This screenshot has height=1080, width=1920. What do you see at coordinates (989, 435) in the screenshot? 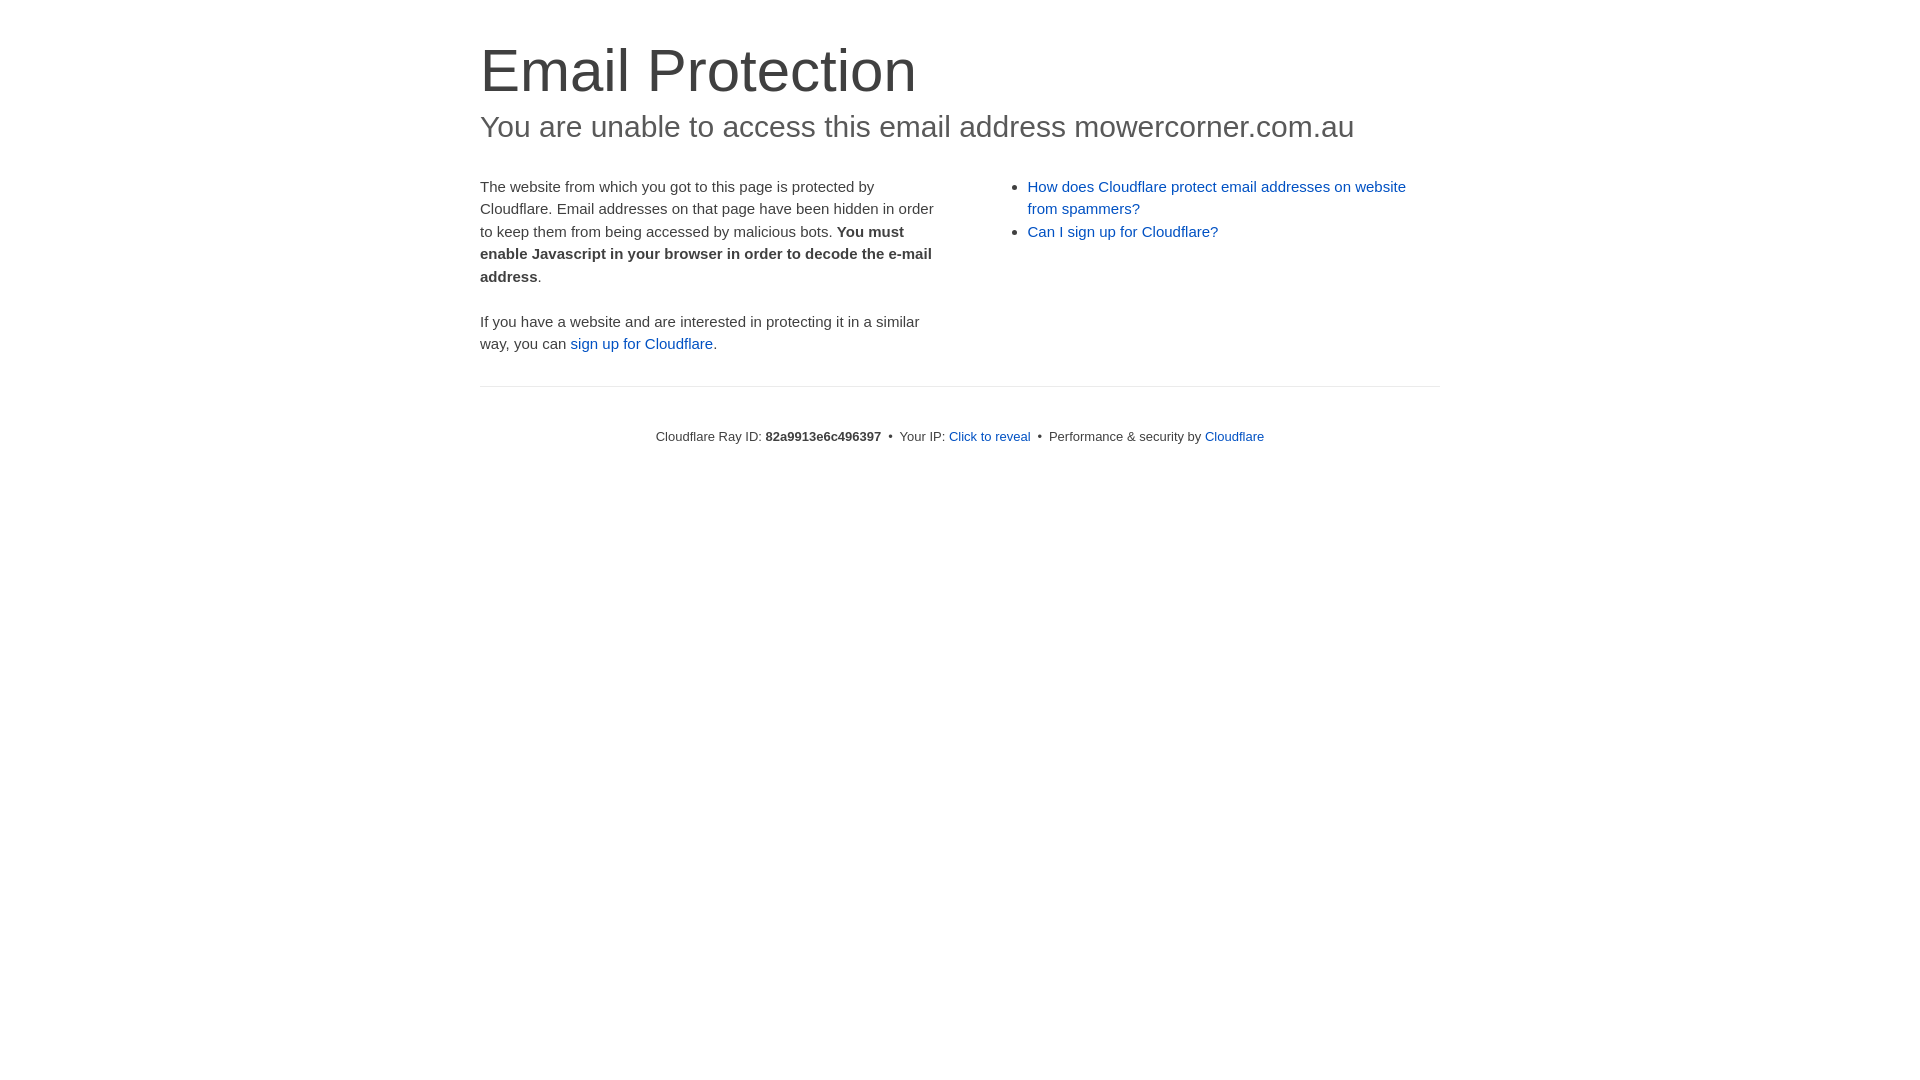
I see `'Click to reveal'` at bounding box center [989, 435].